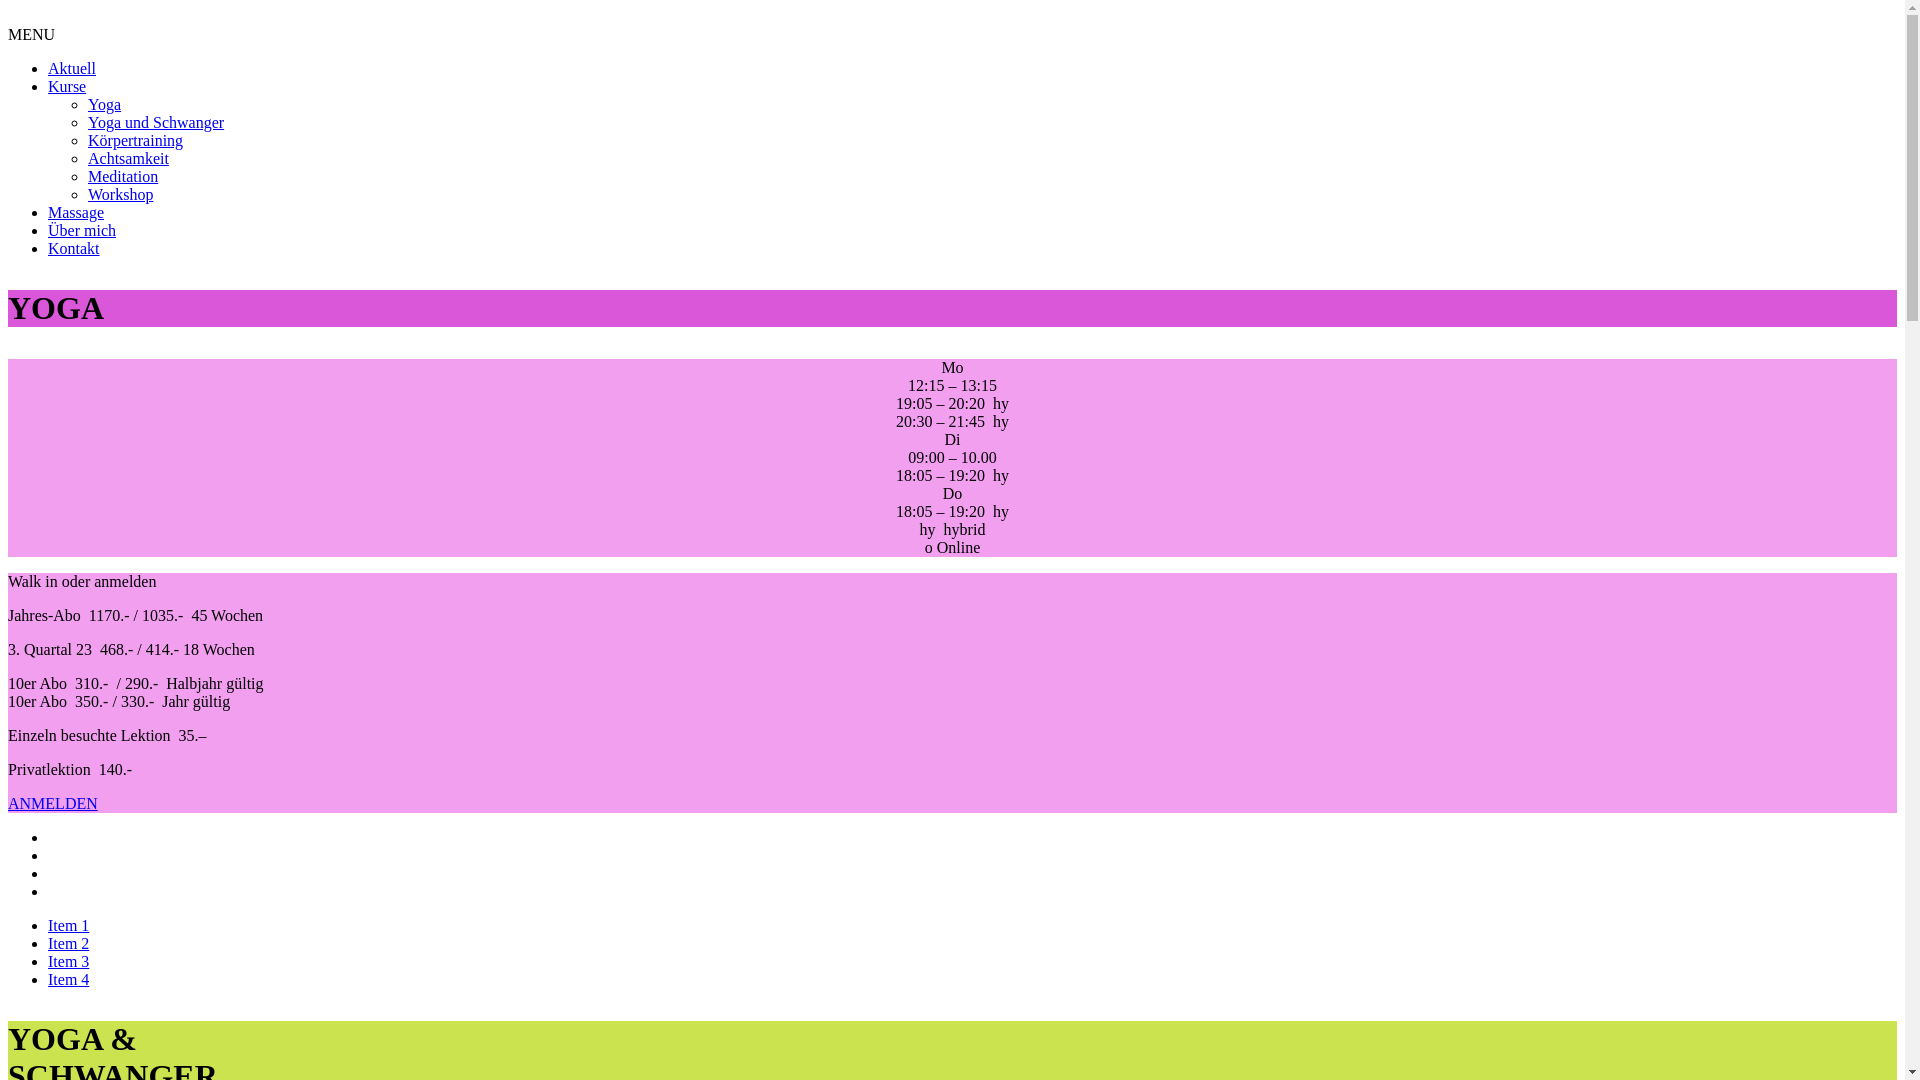 This screenshot has height=1080, width=1920. What do you see at coordinates (68, 978) in the screenshot?
I see `'Item 4'` at bounding box center [68, 978].